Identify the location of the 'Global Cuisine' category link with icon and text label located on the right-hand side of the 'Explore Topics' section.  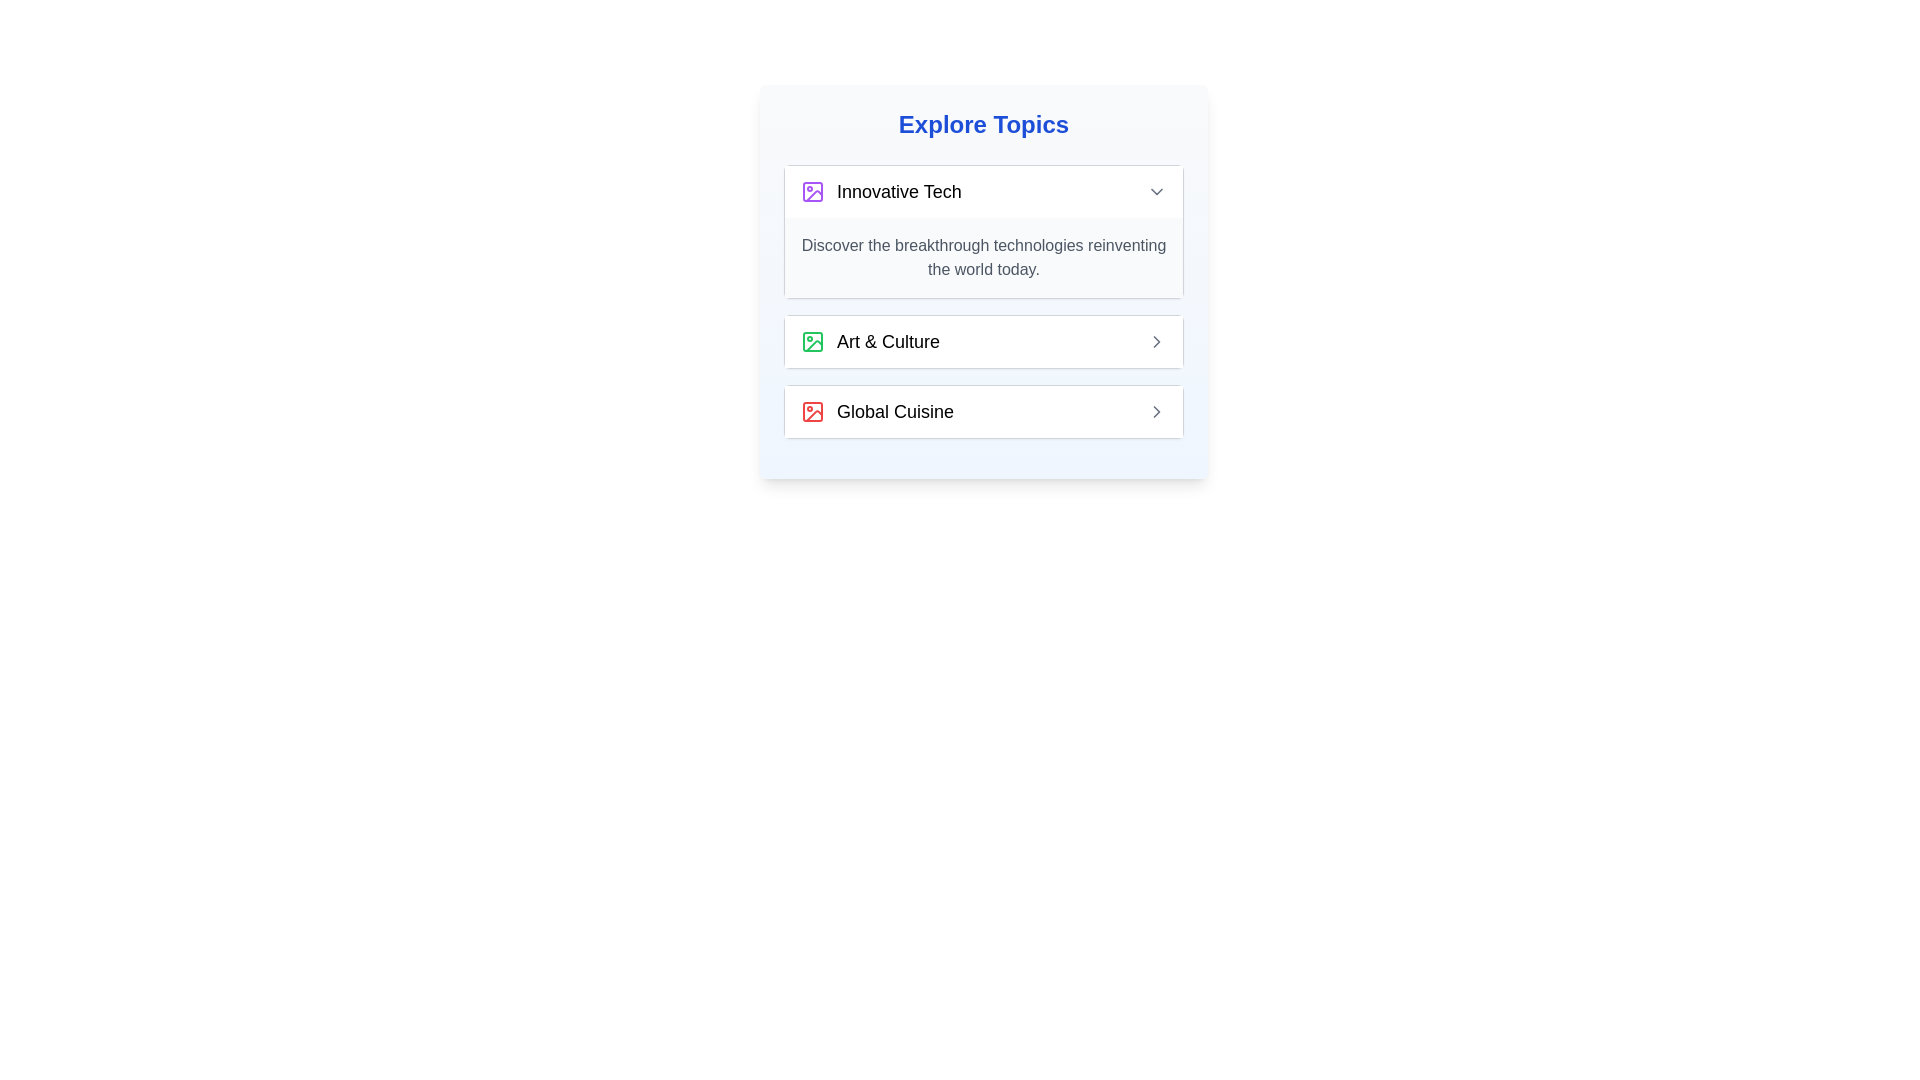
(877, 411).